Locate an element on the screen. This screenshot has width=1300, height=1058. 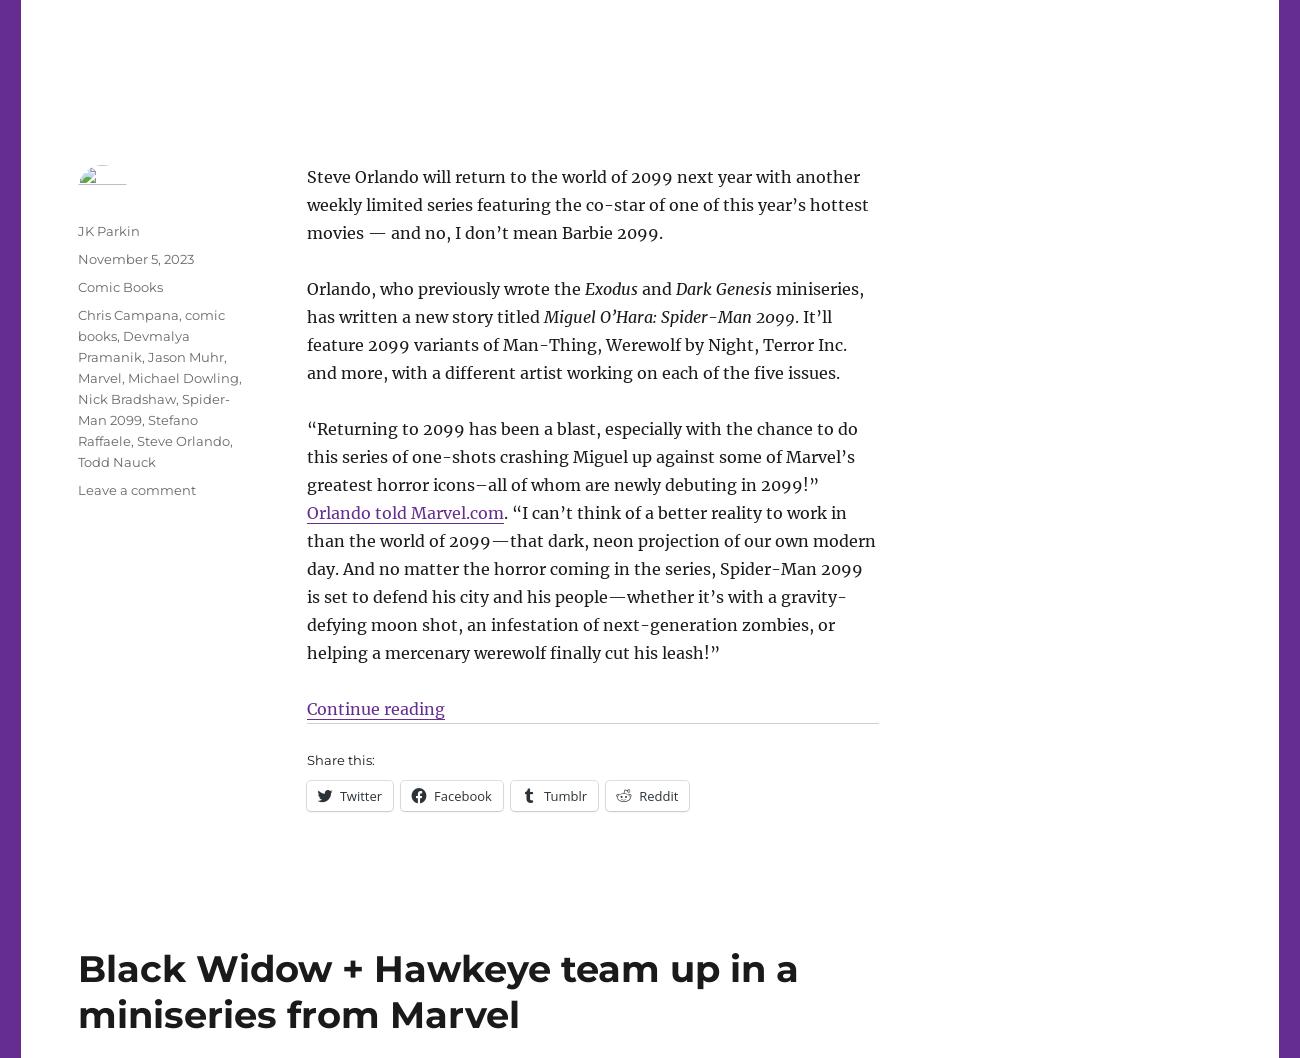
'Michael Dowling' is located at coordinates (127, 378).